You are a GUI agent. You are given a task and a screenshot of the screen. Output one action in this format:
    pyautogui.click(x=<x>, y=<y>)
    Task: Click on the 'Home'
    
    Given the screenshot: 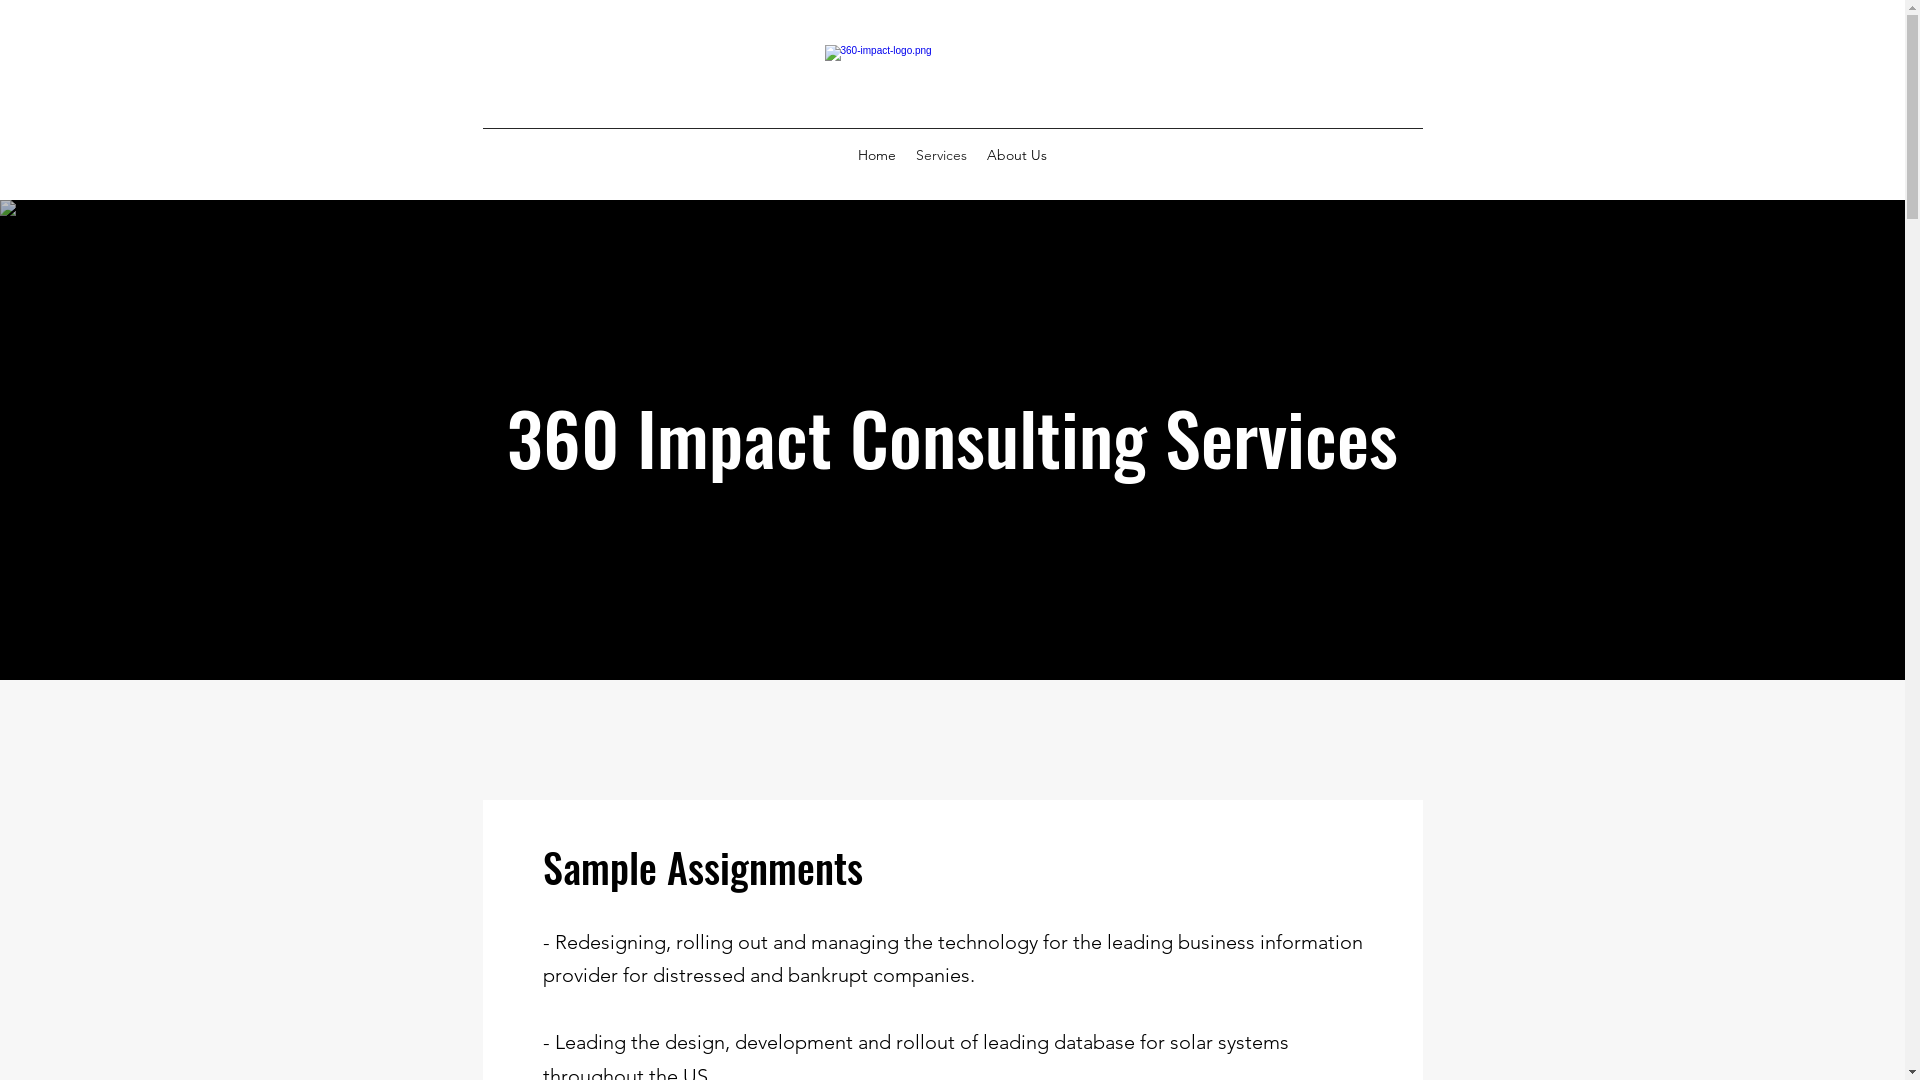 What is the action you would take?
    pyautogui.click(x=877, y=153)
    